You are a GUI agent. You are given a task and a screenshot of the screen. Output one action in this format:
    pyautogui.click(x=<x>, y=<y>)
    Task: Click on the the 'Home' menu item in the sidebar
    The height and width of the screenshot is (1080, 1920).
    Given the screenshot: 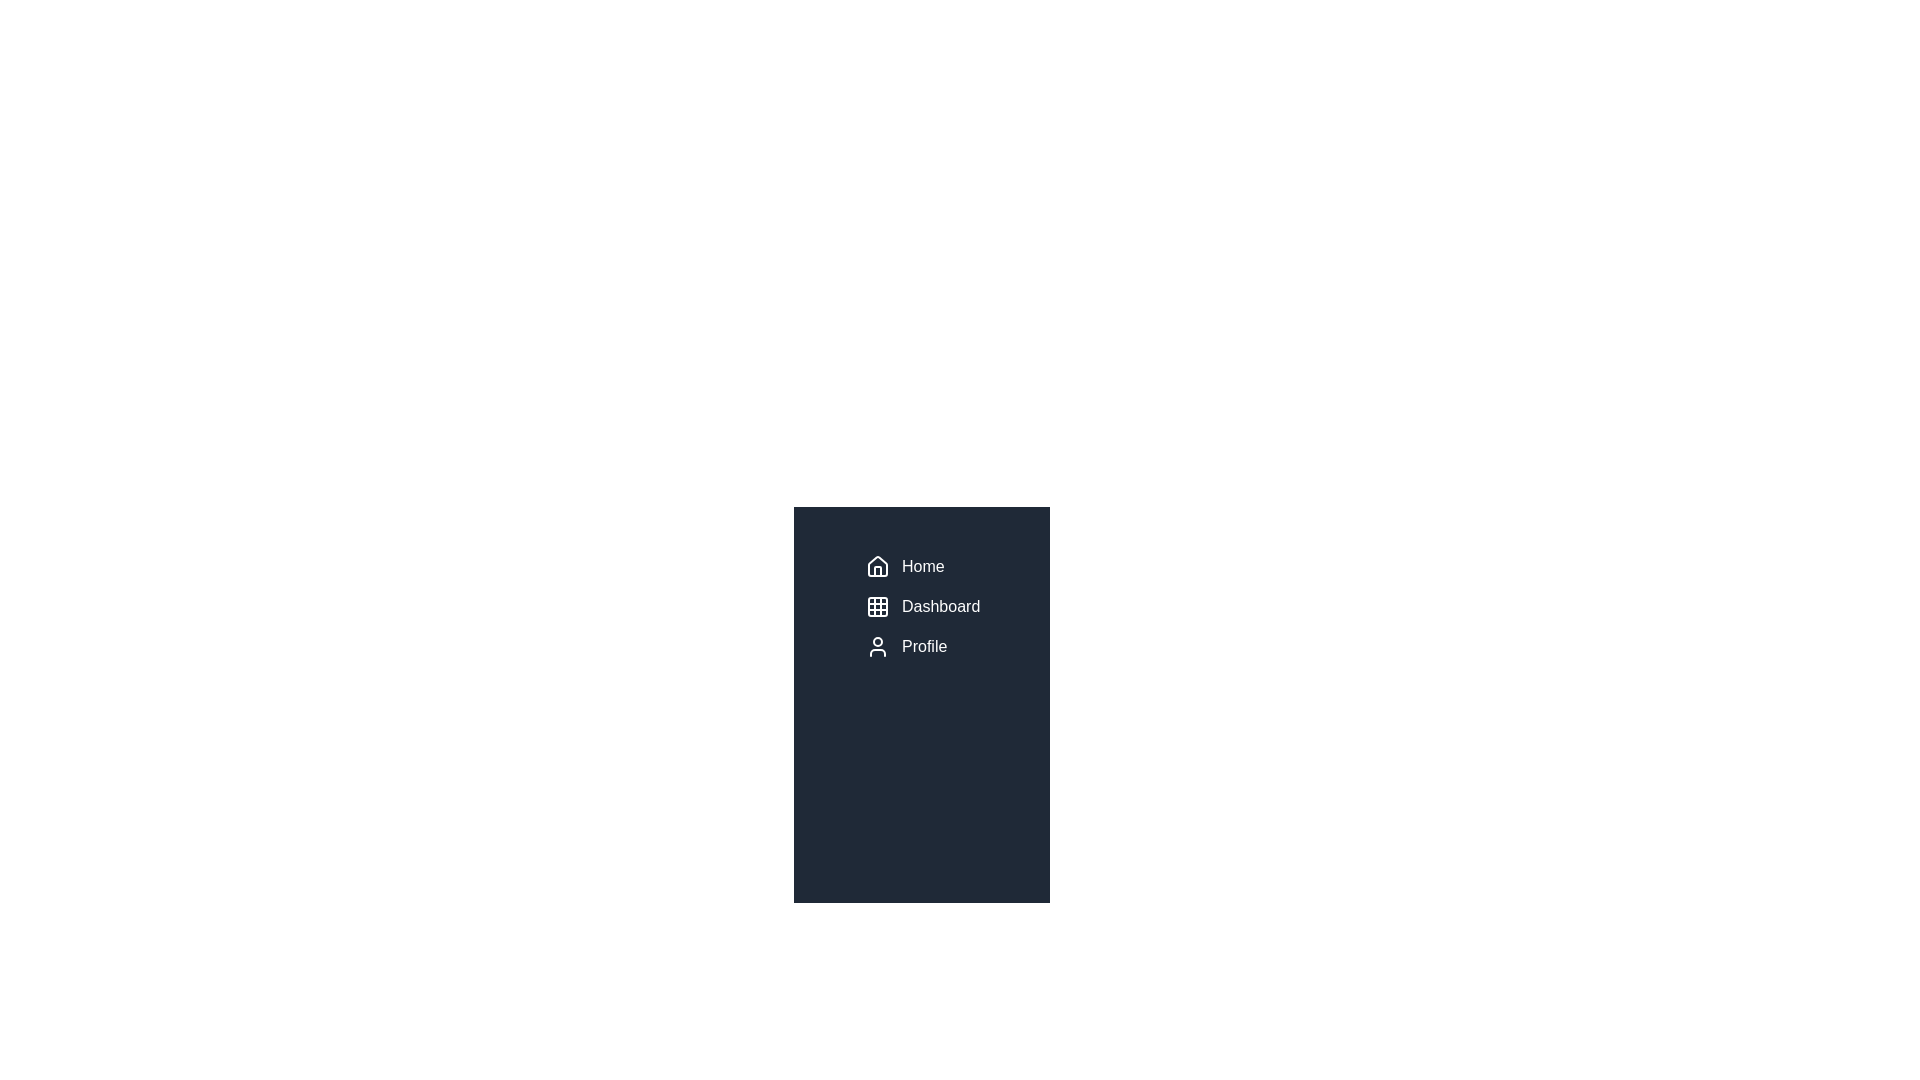 What is the action you would take?
    pyautogui.click(x=921, y=567)
    